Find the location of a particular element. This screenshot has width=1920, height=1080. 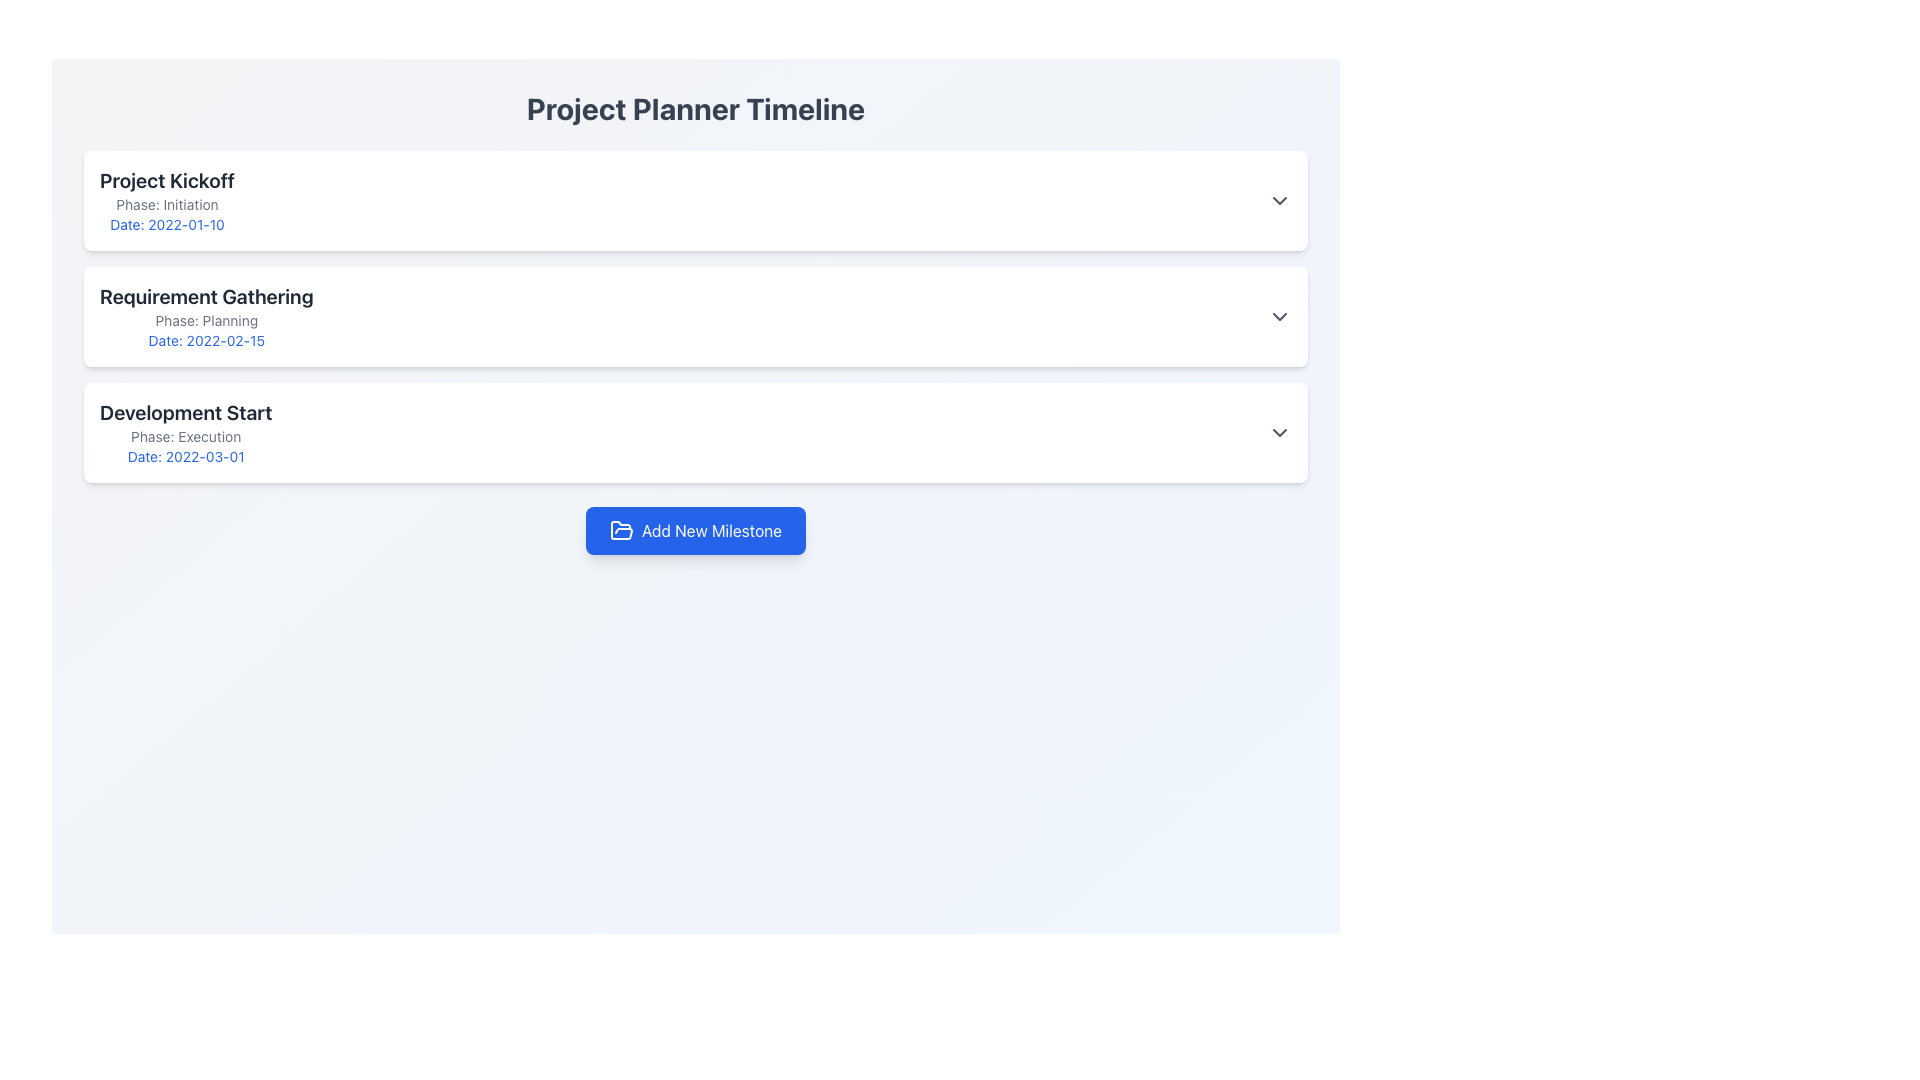

milestone summary displayed in the collapsible section titled 'Development Start', which includes details like 'Phase: Execution' and 'Date: 2022-03-01' is located at coordinates (696, 431).